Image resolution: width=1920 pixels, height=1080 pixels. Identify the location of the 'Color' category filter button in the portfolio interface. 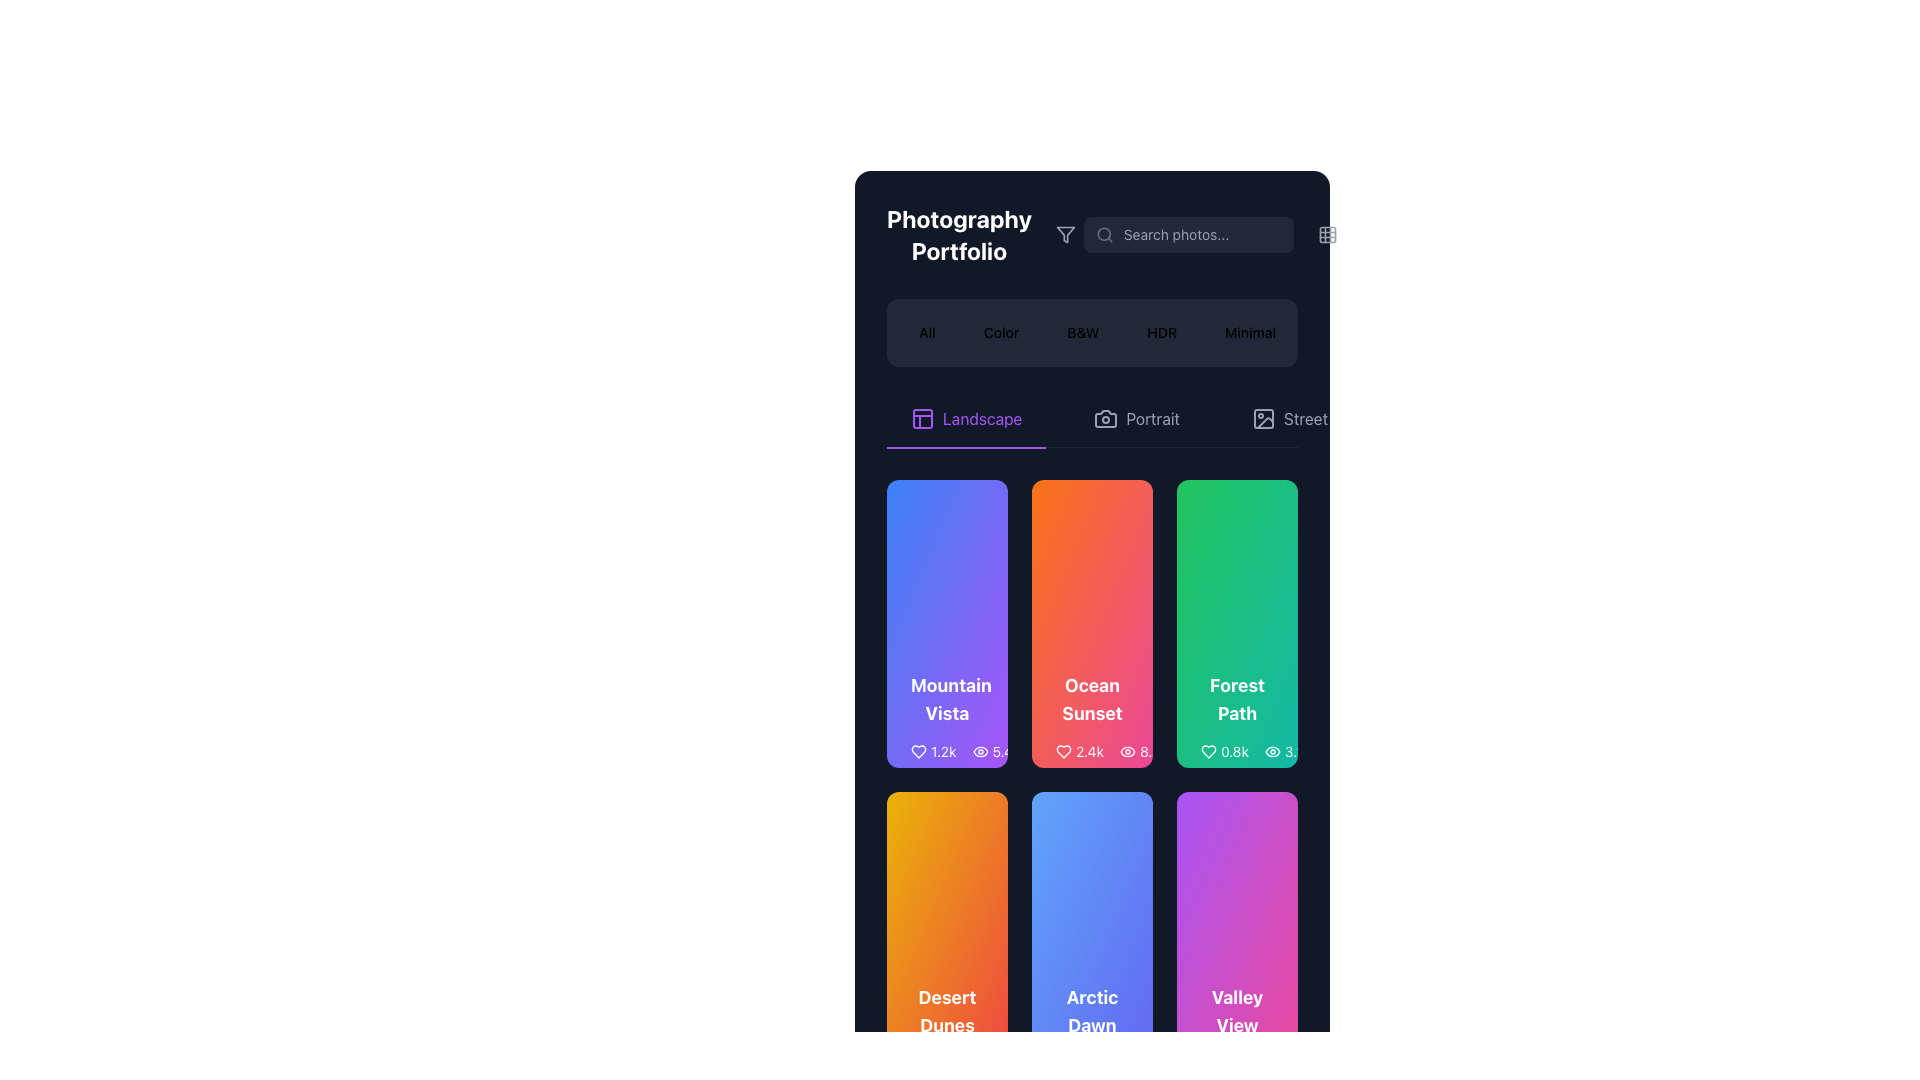
(1001, 331).